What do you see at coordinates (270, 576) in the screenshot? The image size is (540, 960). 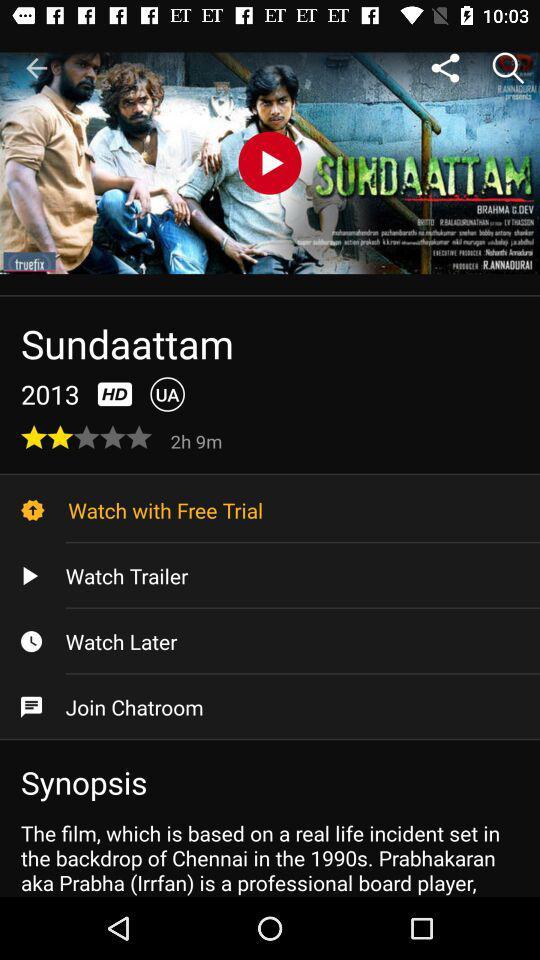 I see `watch trailer icon` at bounding box center [270, 576].